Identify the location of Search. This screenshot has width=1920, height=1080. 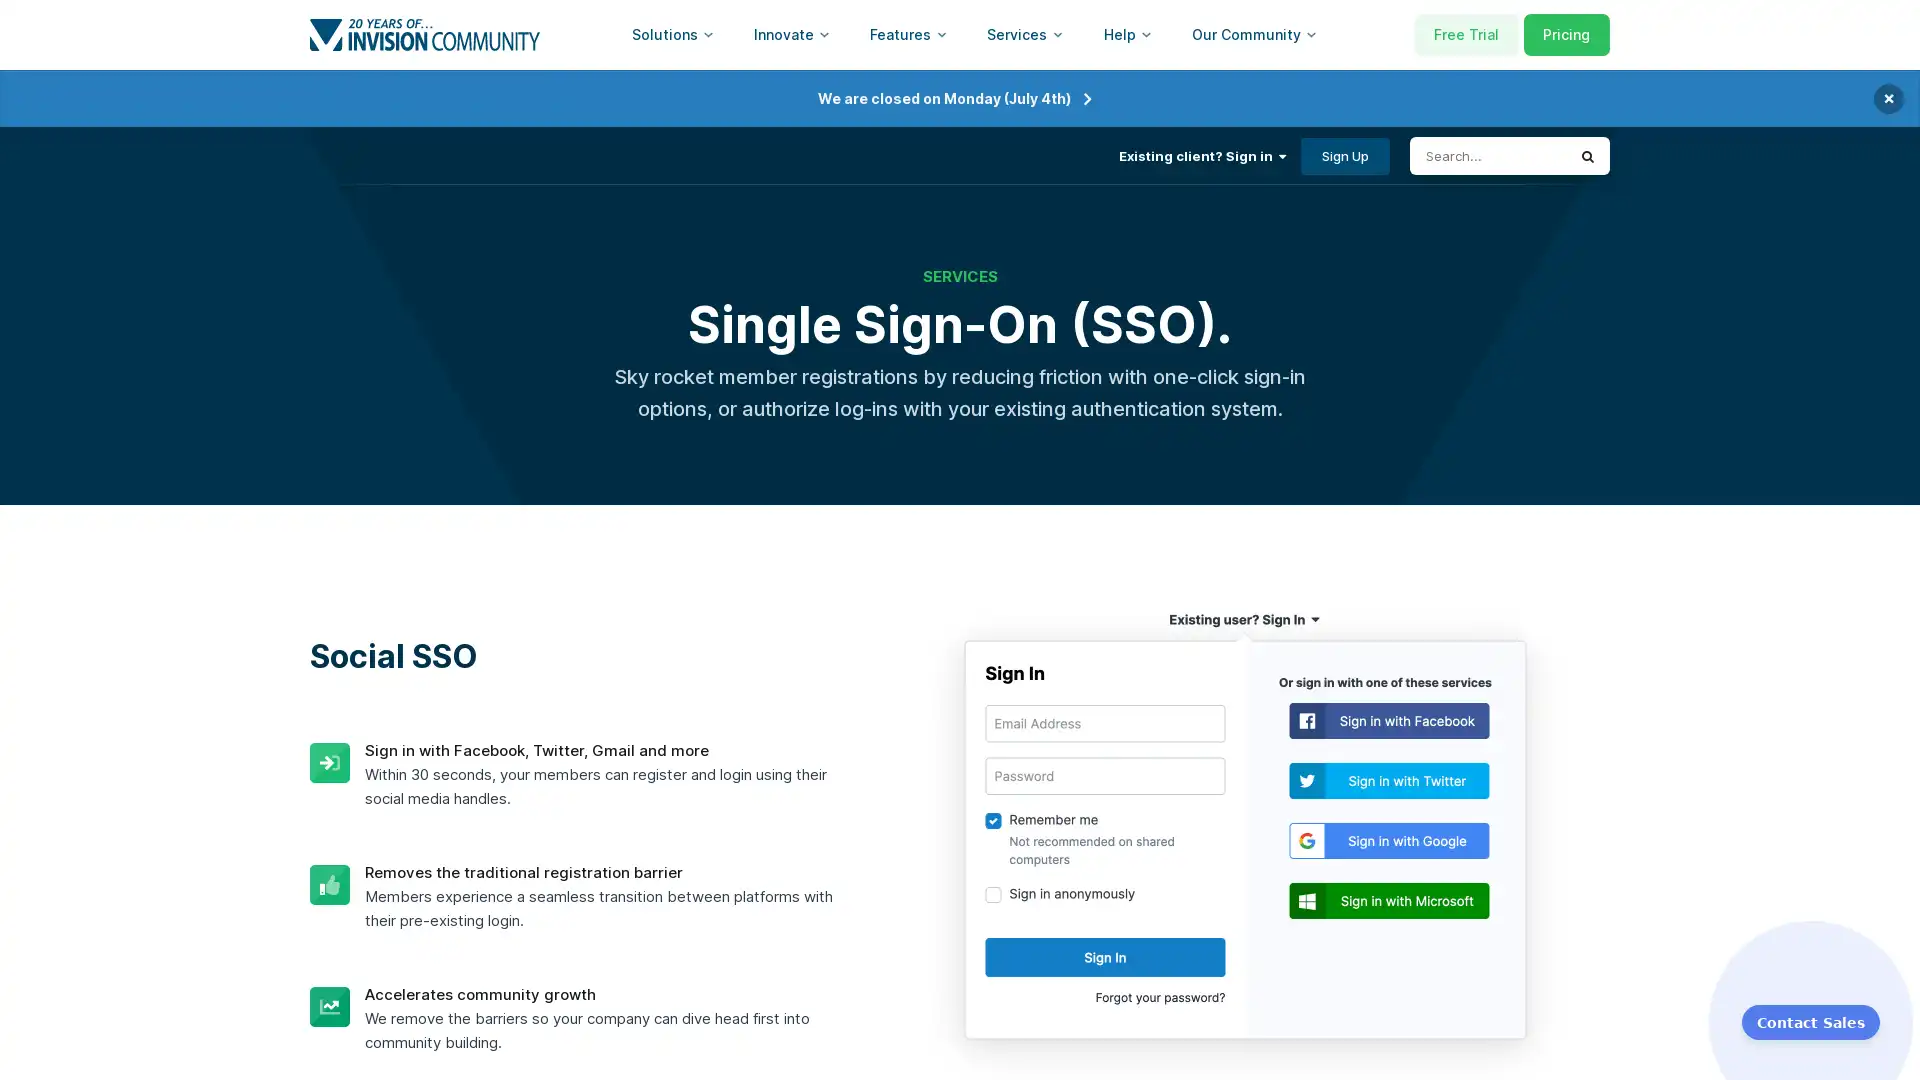
(1587, 154).